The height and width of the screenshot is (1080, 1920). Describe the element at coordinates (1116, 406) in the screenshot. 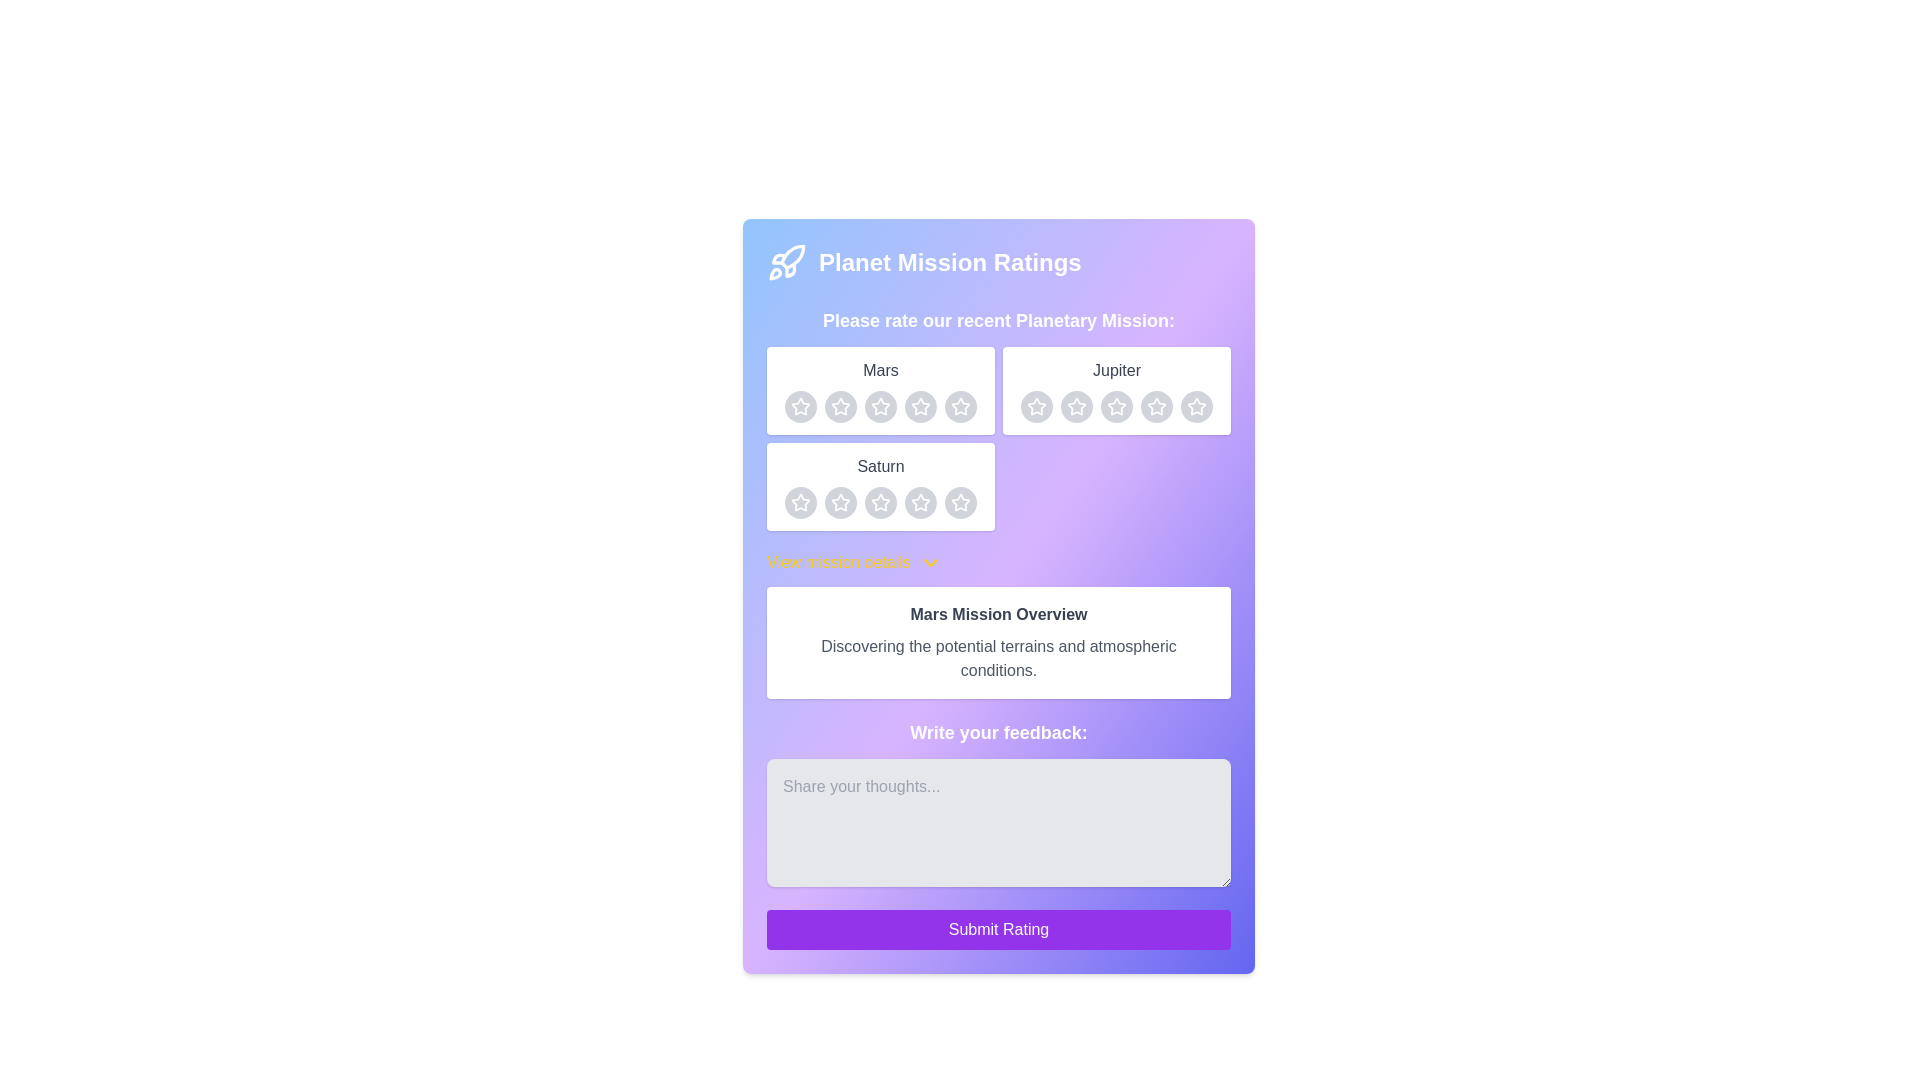

I see `the third star in the interactive rating button group below the 'Jupiter' label` at that location.